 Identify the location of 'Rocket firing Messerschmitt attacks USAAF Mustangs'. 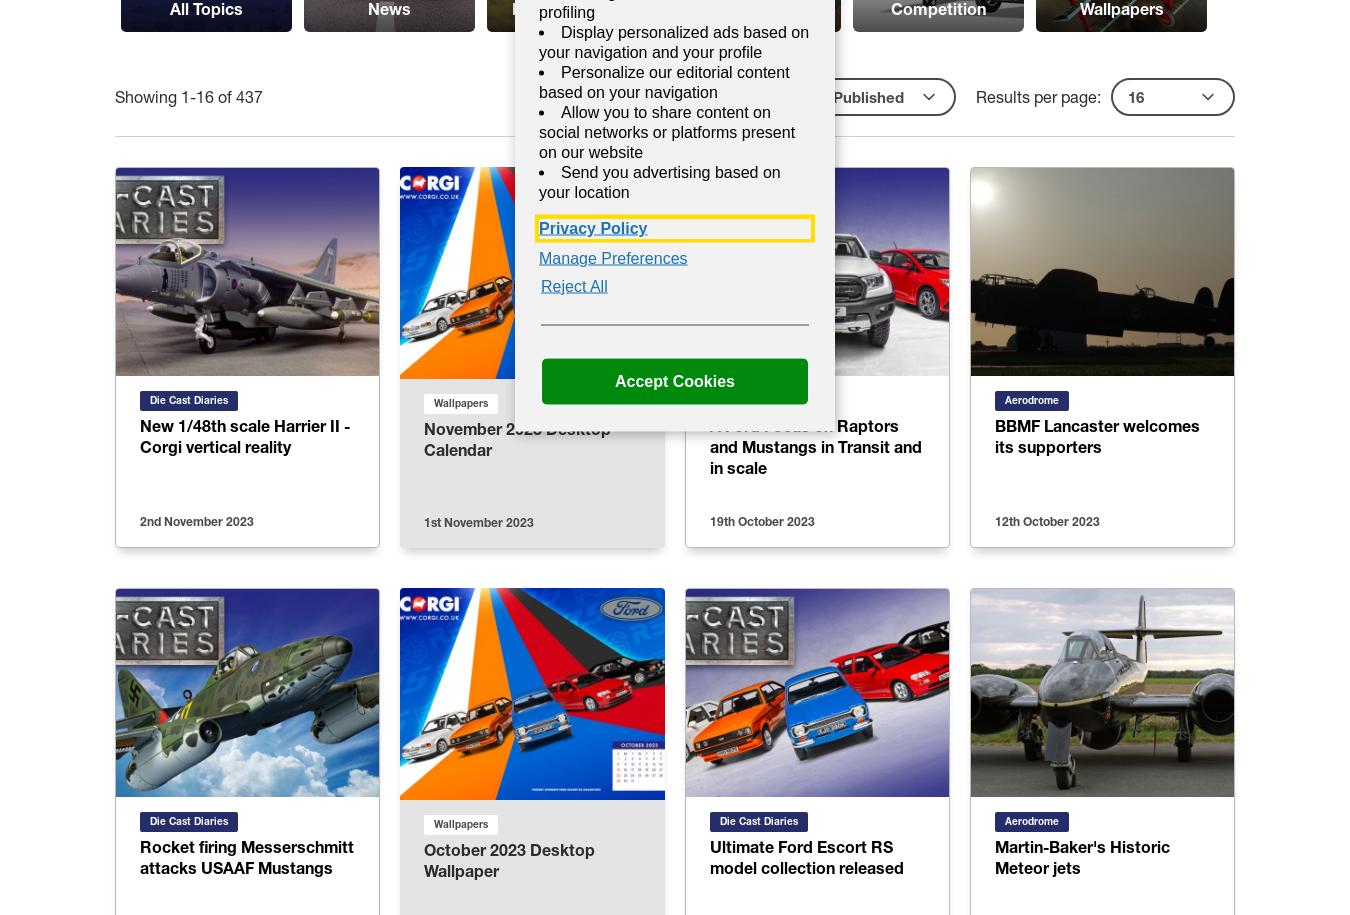
(246, 856).